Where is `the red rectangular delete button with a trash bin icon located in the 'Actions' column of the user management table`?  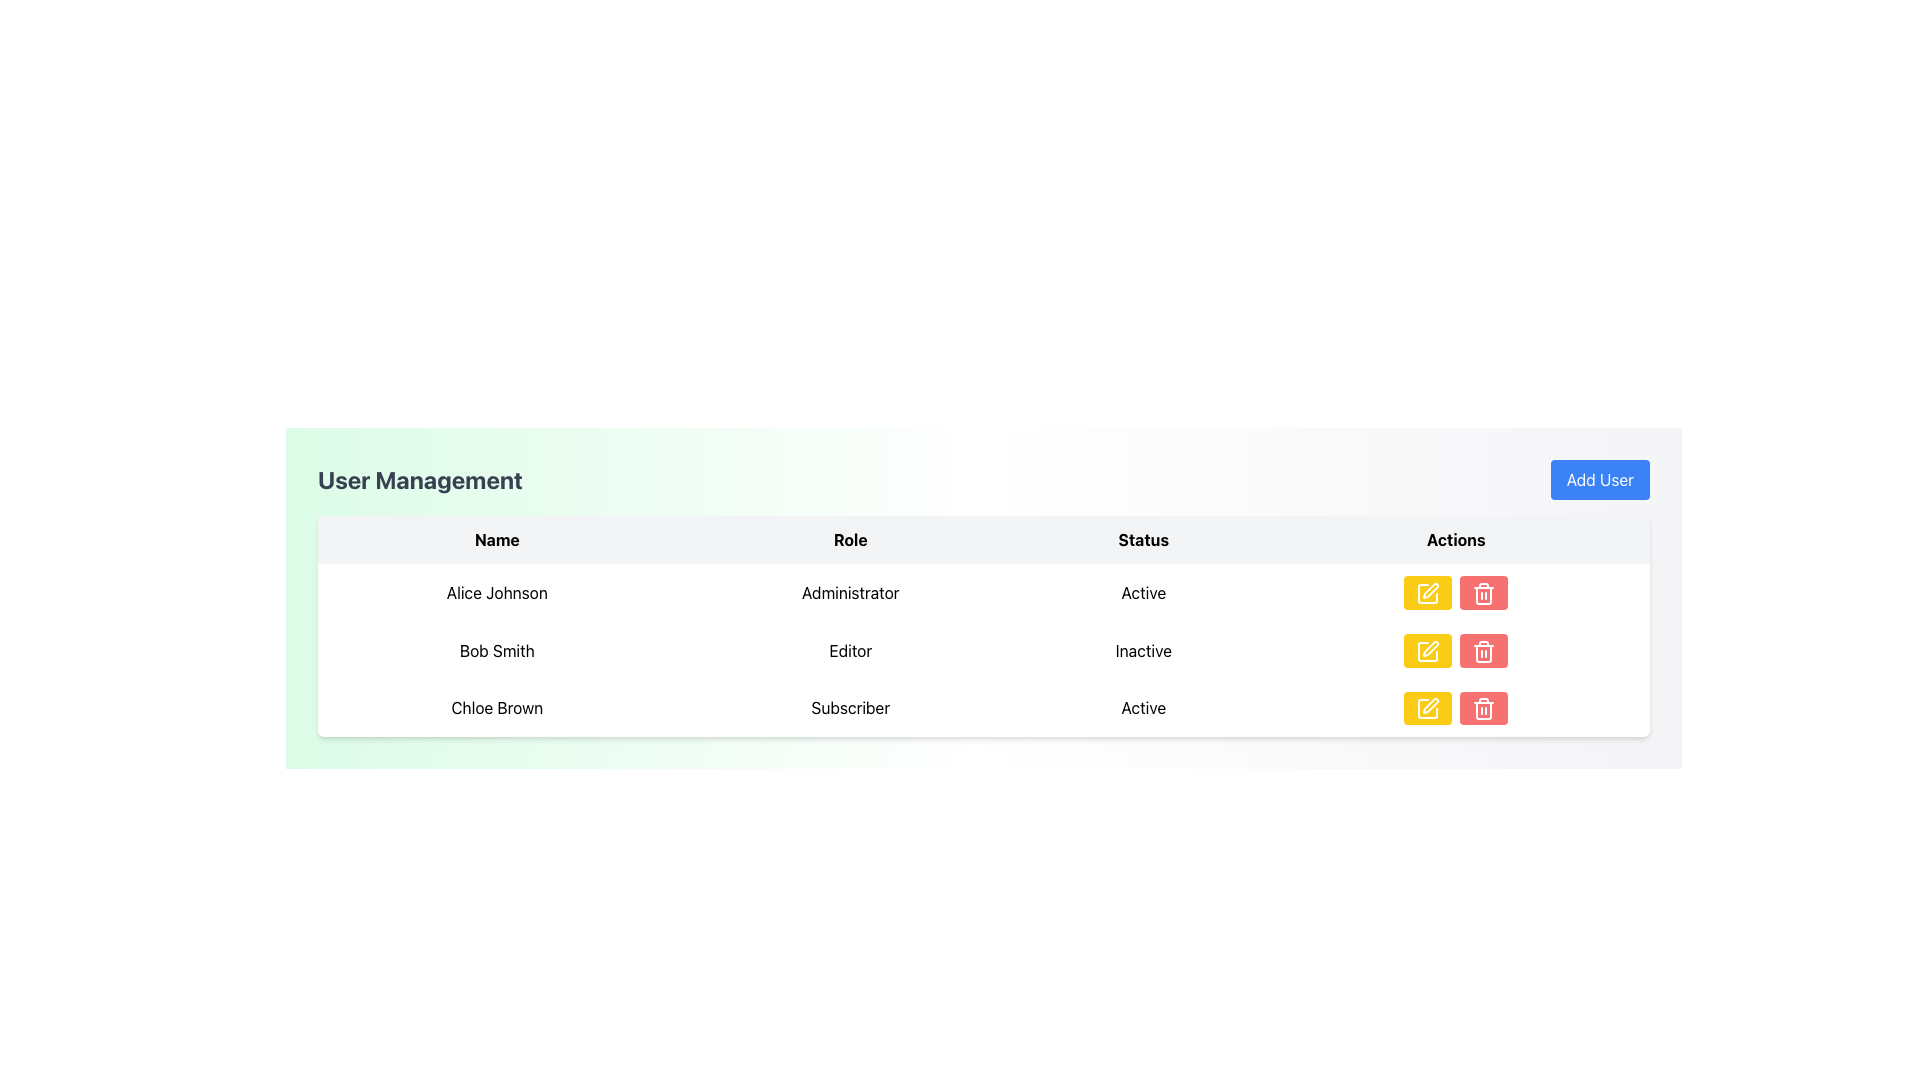
the red rectangular delete button with a trash bin icon located in the 'Actions' column of the user management table is located at coordinates (1483, 590).